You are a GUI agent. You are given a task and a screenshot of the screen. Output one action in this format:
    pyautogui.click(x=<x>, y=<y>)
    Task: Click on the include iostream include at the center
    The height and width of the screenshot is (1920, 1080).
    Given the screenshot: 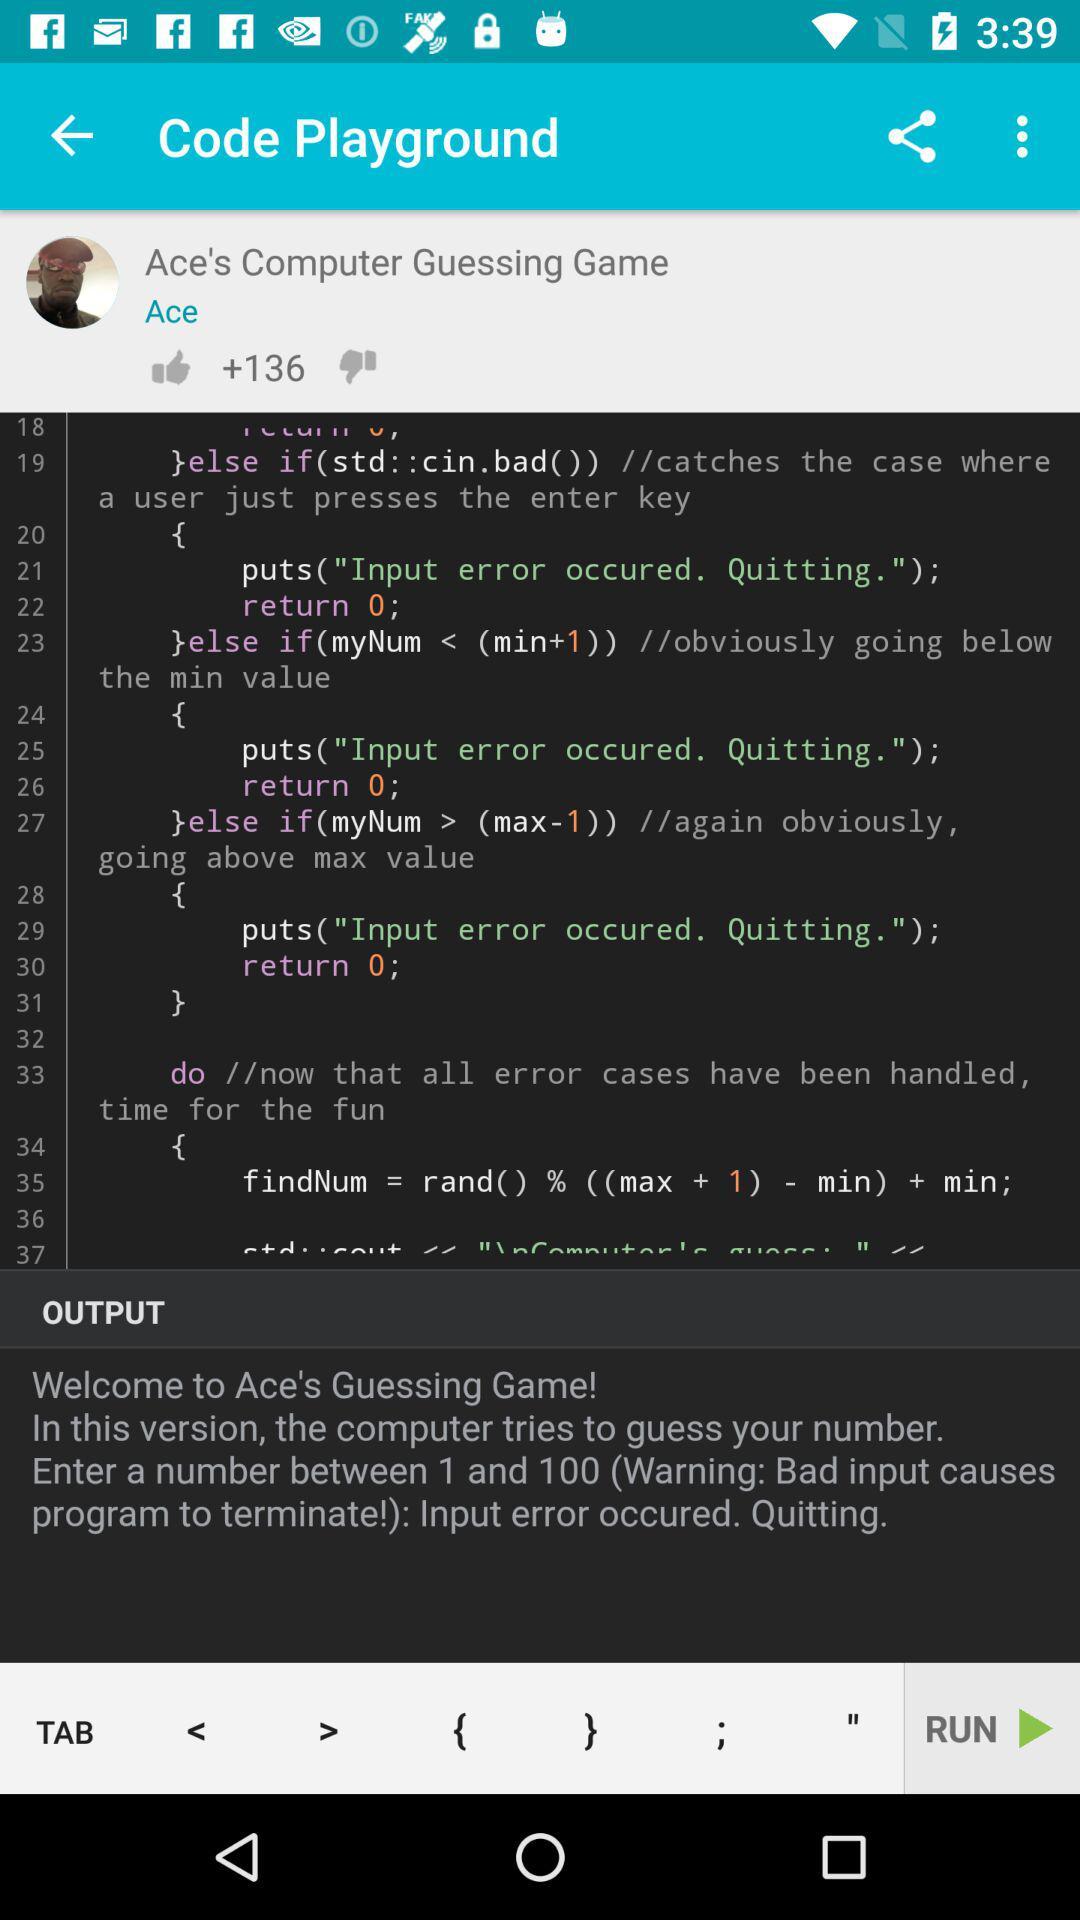 What is the action you would take?
    pyautogui.click(x=540, y=840)
    